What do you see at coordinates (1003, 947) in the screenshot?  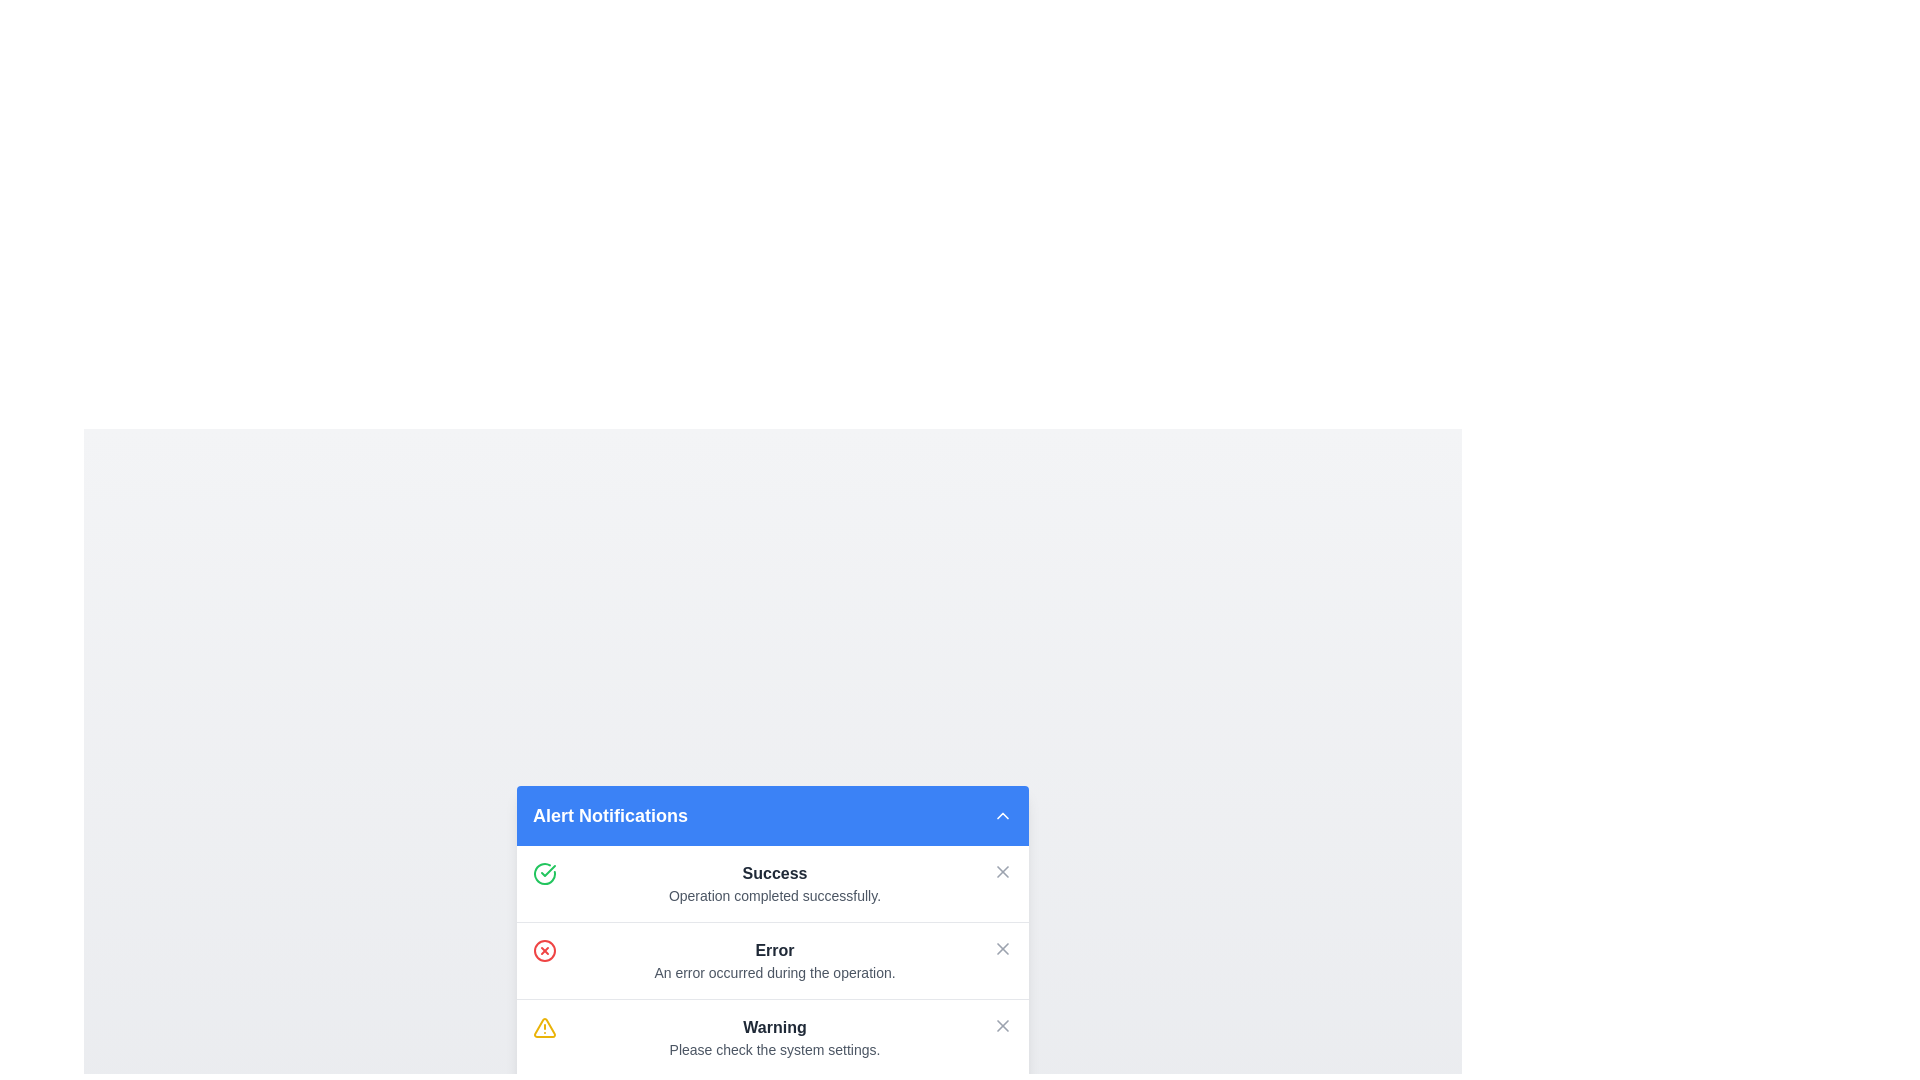 I see `the 'X' or cross icon located to the right of the 'Error' label in the 'Alert Notifications' panel, positioned in the third row of messages` at bounding box center [1003, 947].